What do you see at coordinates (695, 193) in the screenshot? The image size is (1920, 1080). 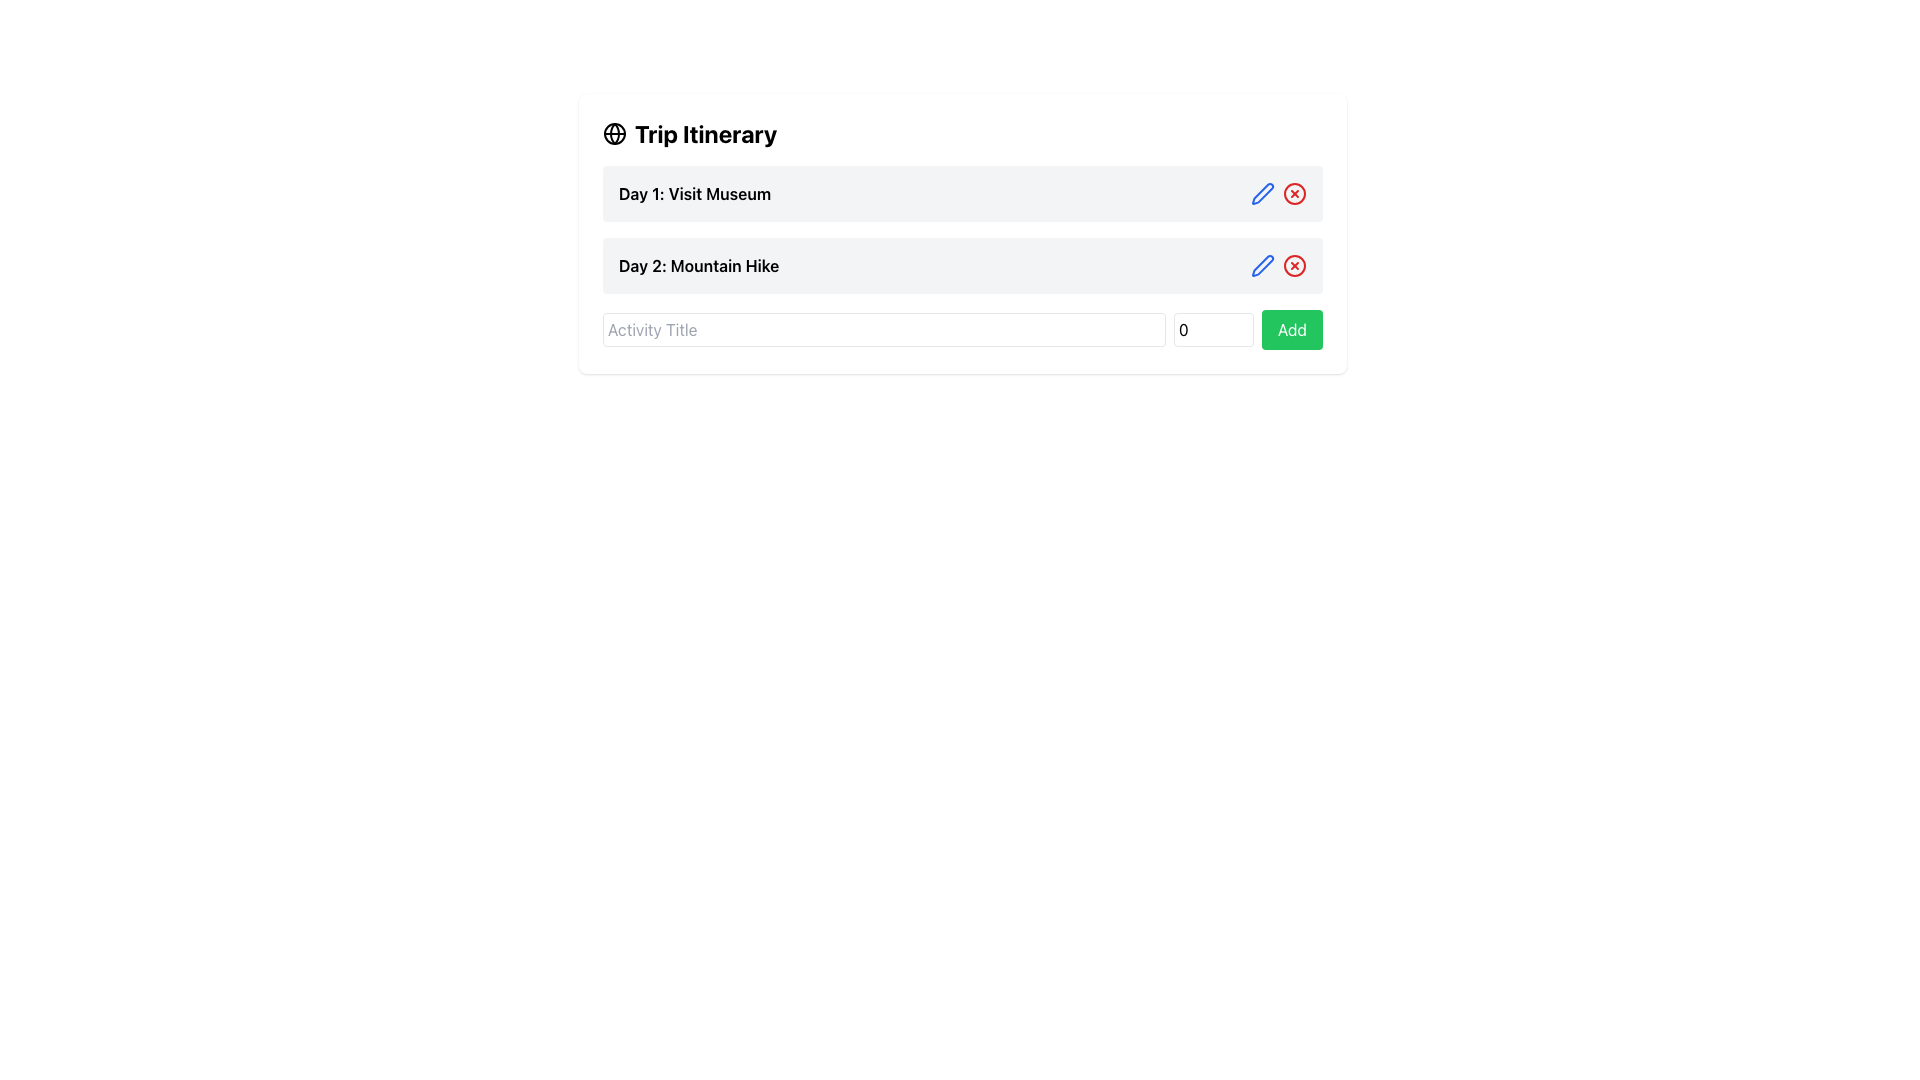 I see `the Text Label that provides information about the first day of the trip itinerary, located below the title 'Trip Itinerary'` at bounding box center [695, 193].